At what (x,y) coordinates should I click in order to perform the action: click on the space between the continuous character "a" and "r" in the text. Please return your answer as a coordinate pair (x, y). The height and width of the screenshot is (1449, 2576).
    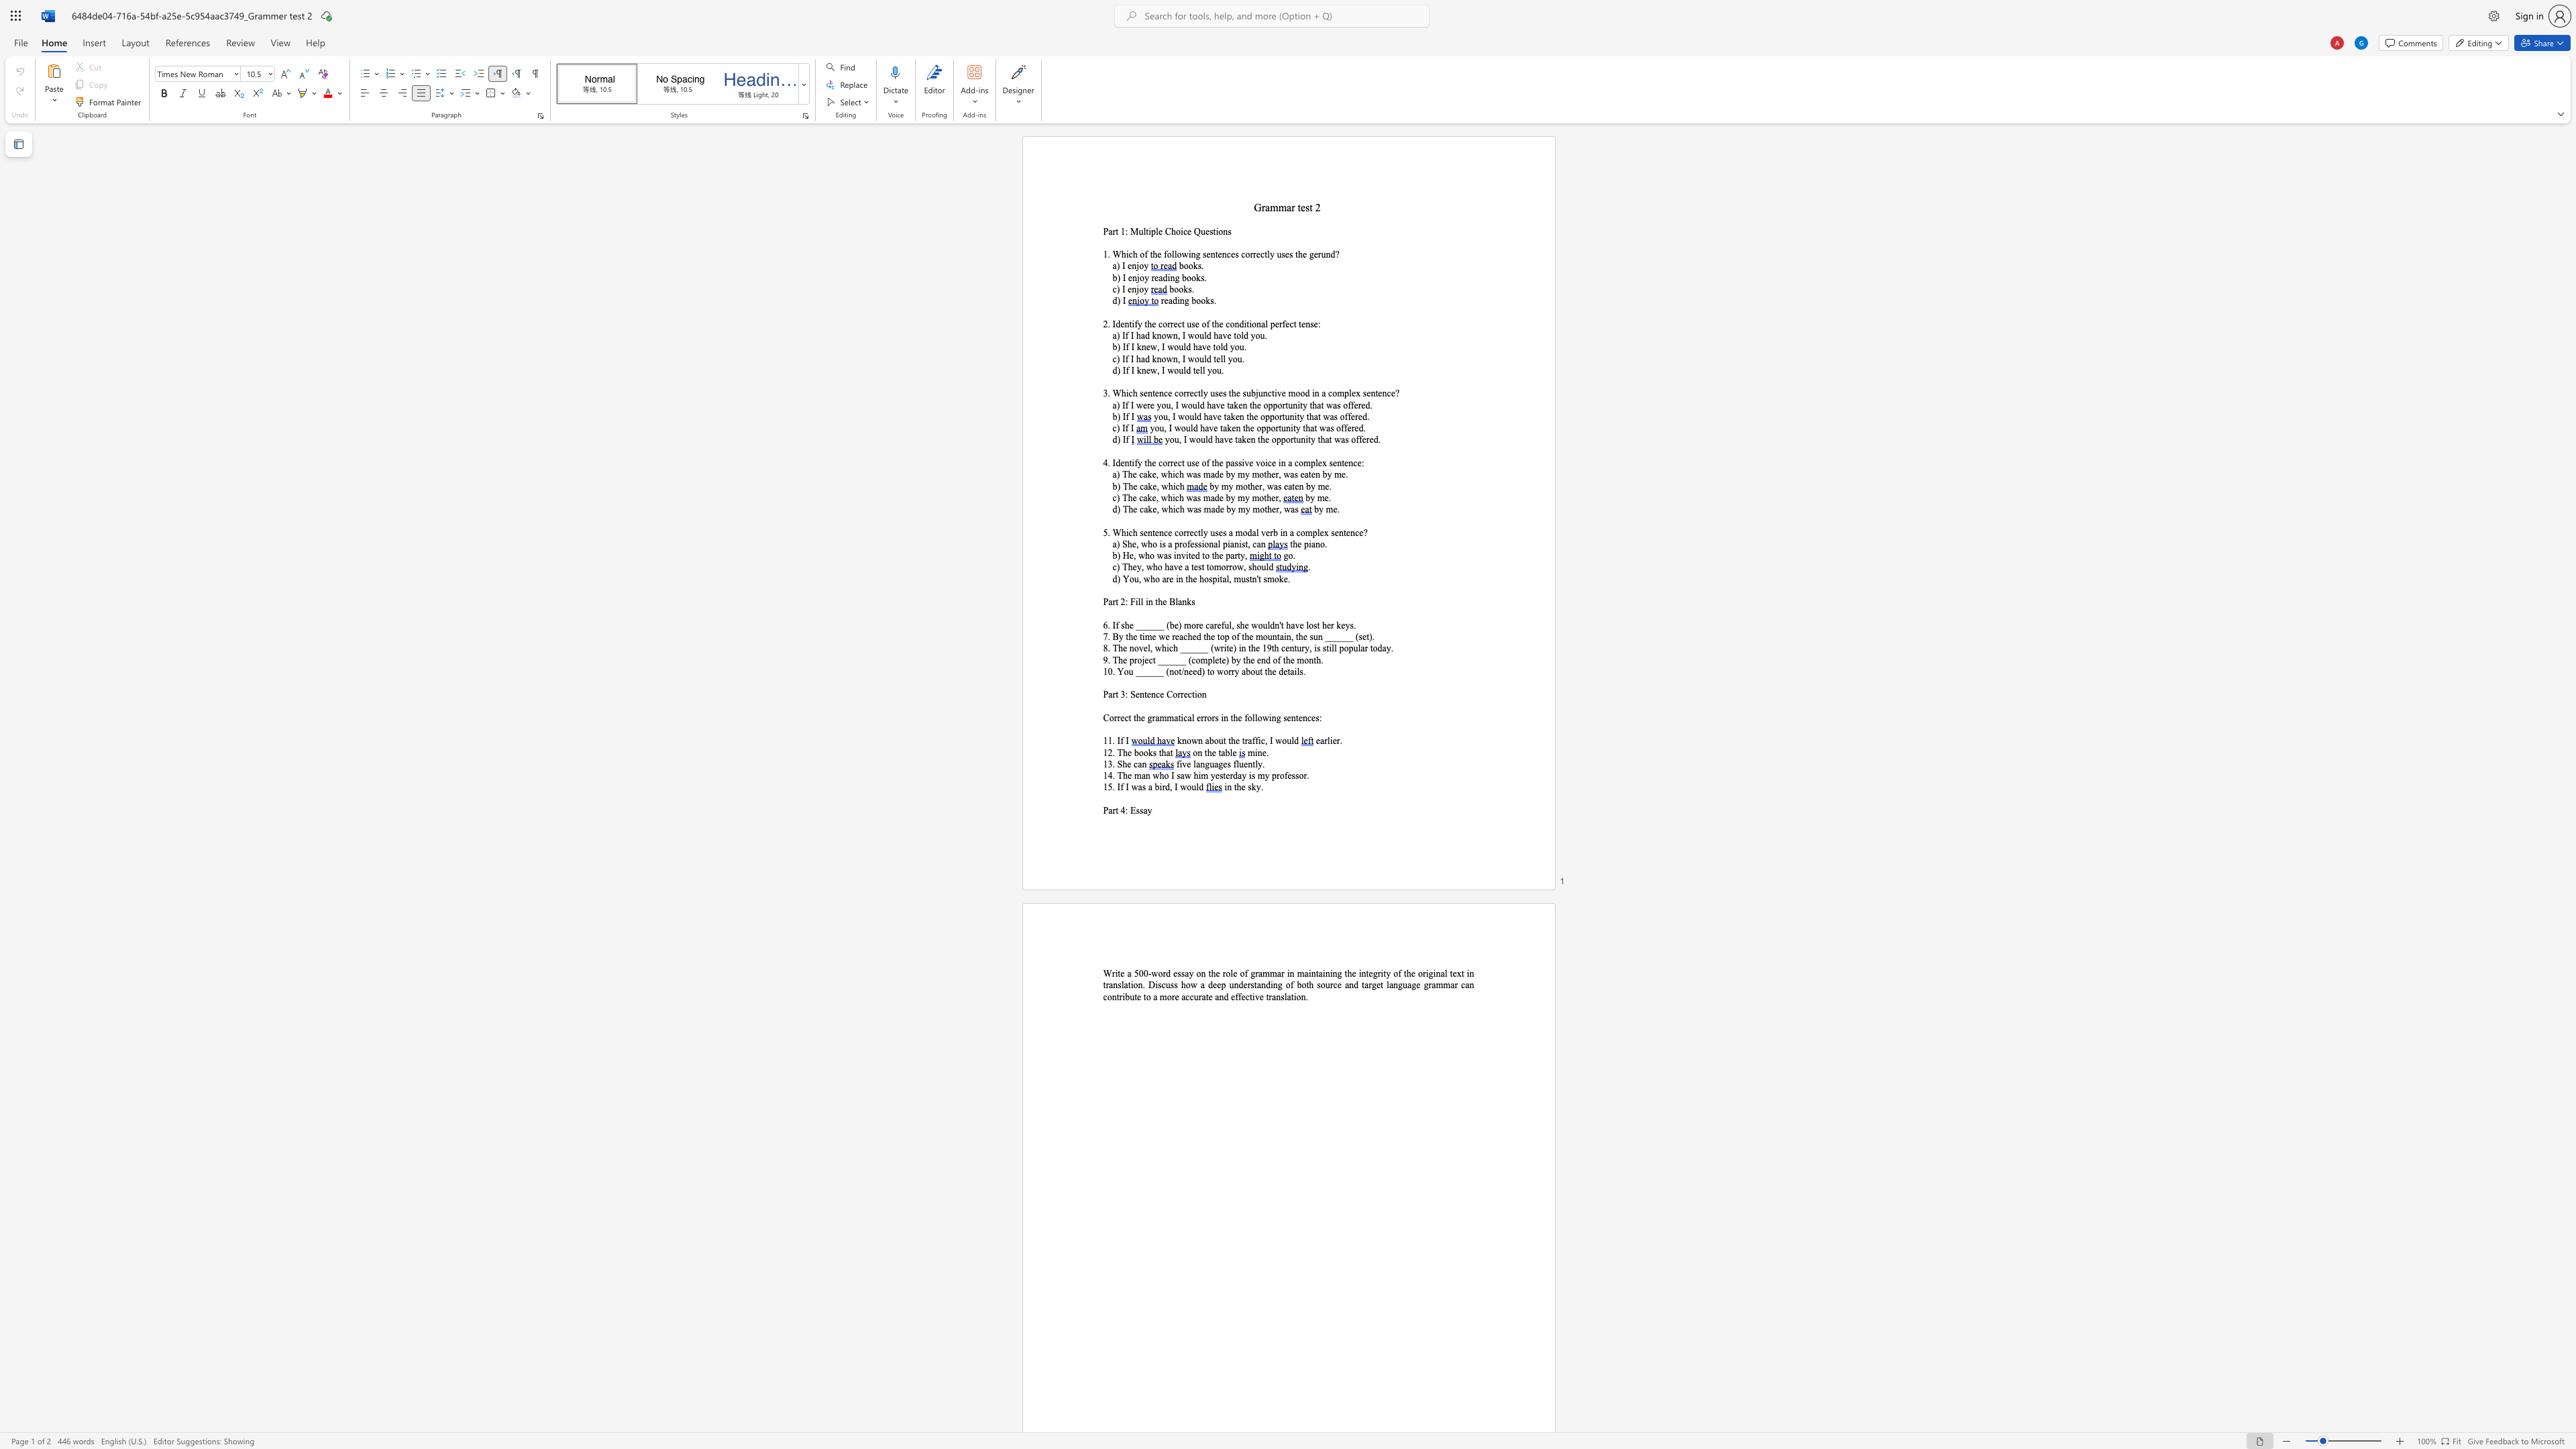
    Looking at the image, I should click on (1112, 810).